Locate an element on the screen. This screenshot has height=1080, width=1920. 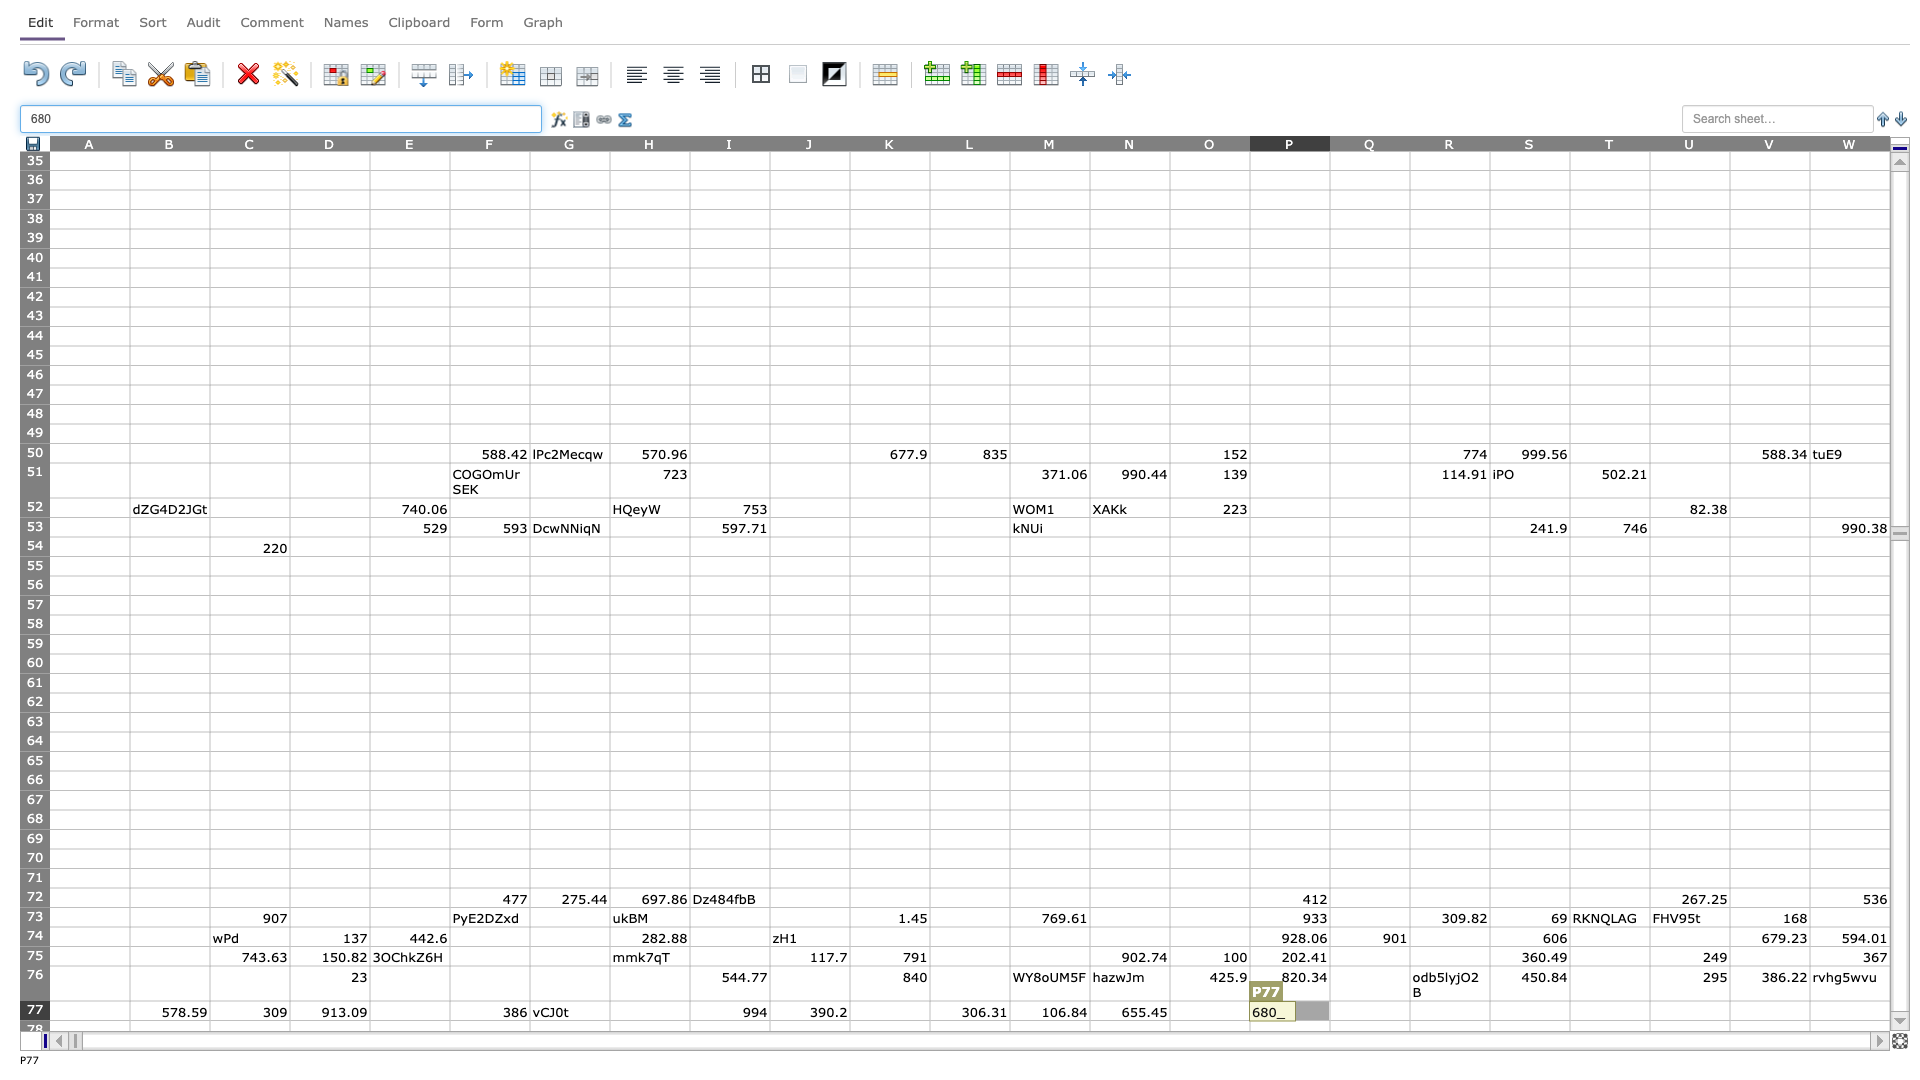
top left at column S row 77 is located at coordinates (1489, 1001).